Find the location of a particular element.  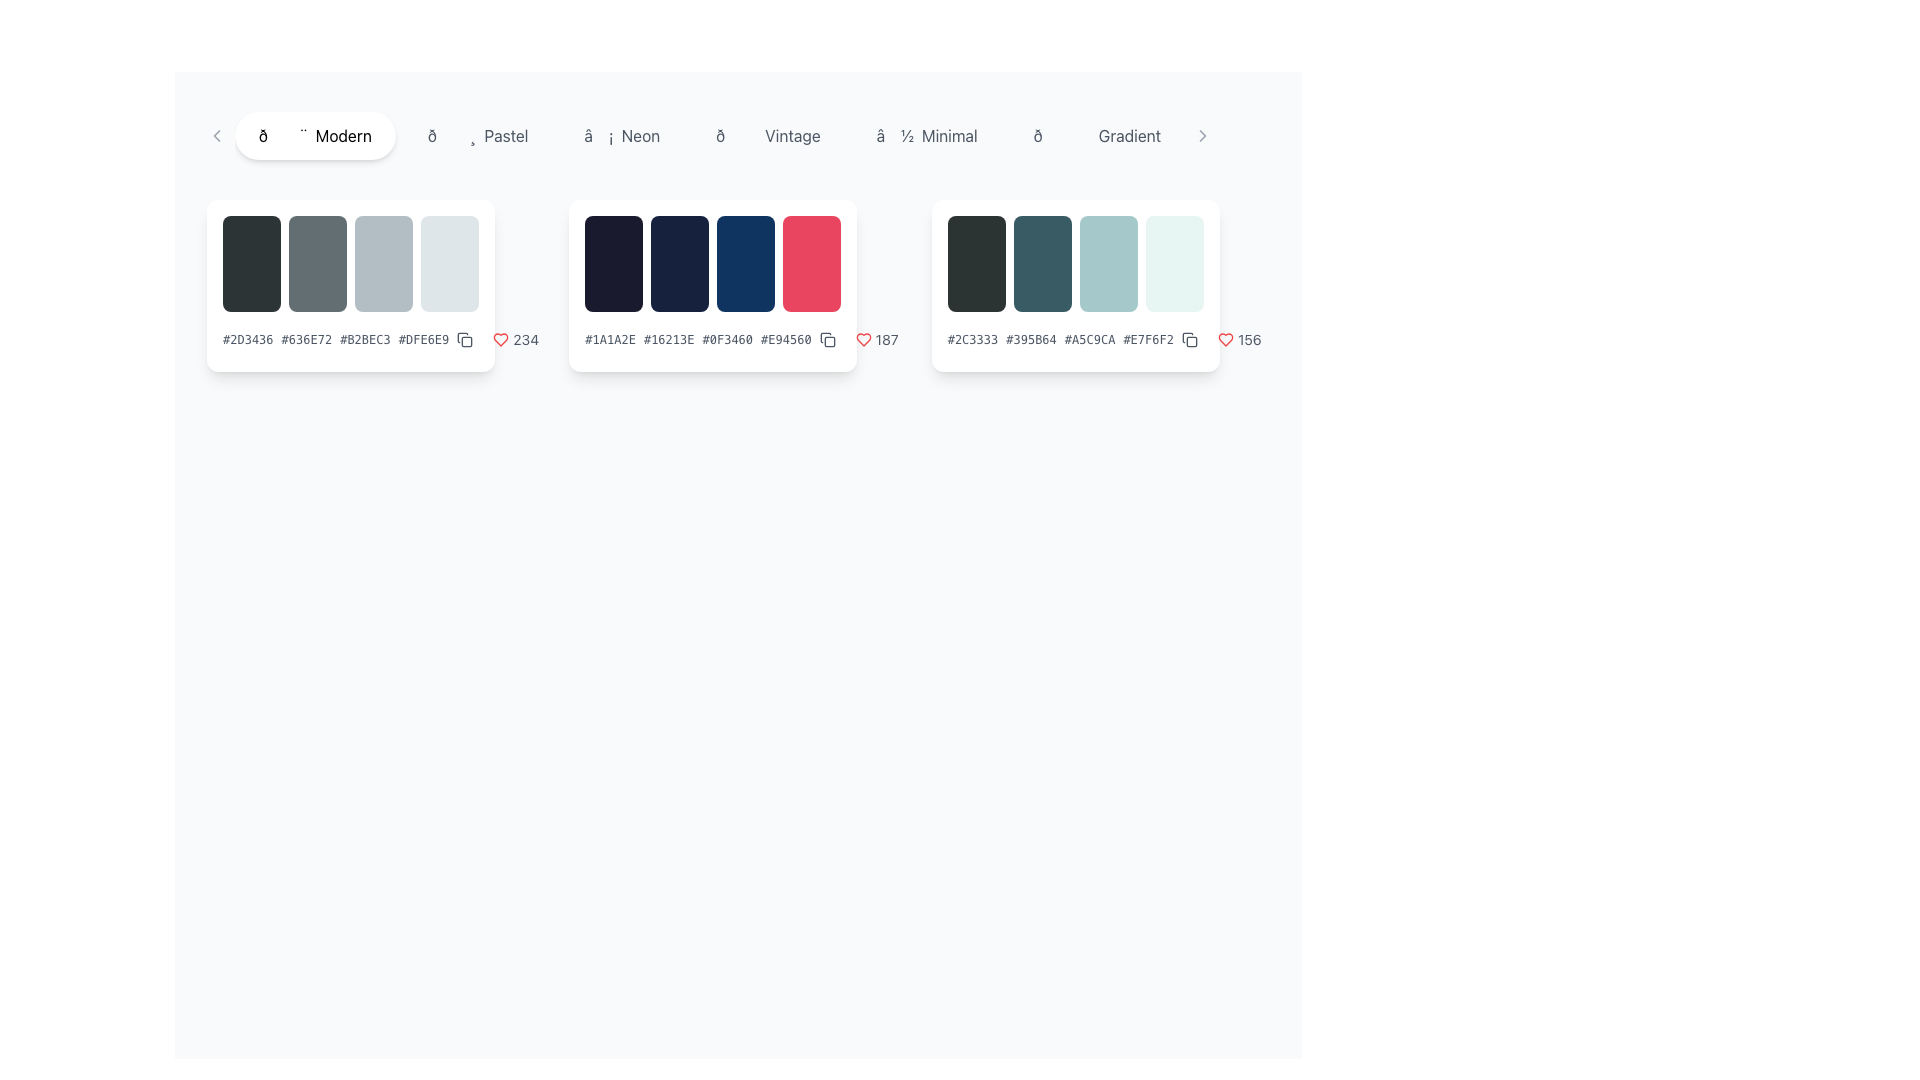

the button labeled 'ð 🌸 Pastel' is located at coordinates (477, 135).